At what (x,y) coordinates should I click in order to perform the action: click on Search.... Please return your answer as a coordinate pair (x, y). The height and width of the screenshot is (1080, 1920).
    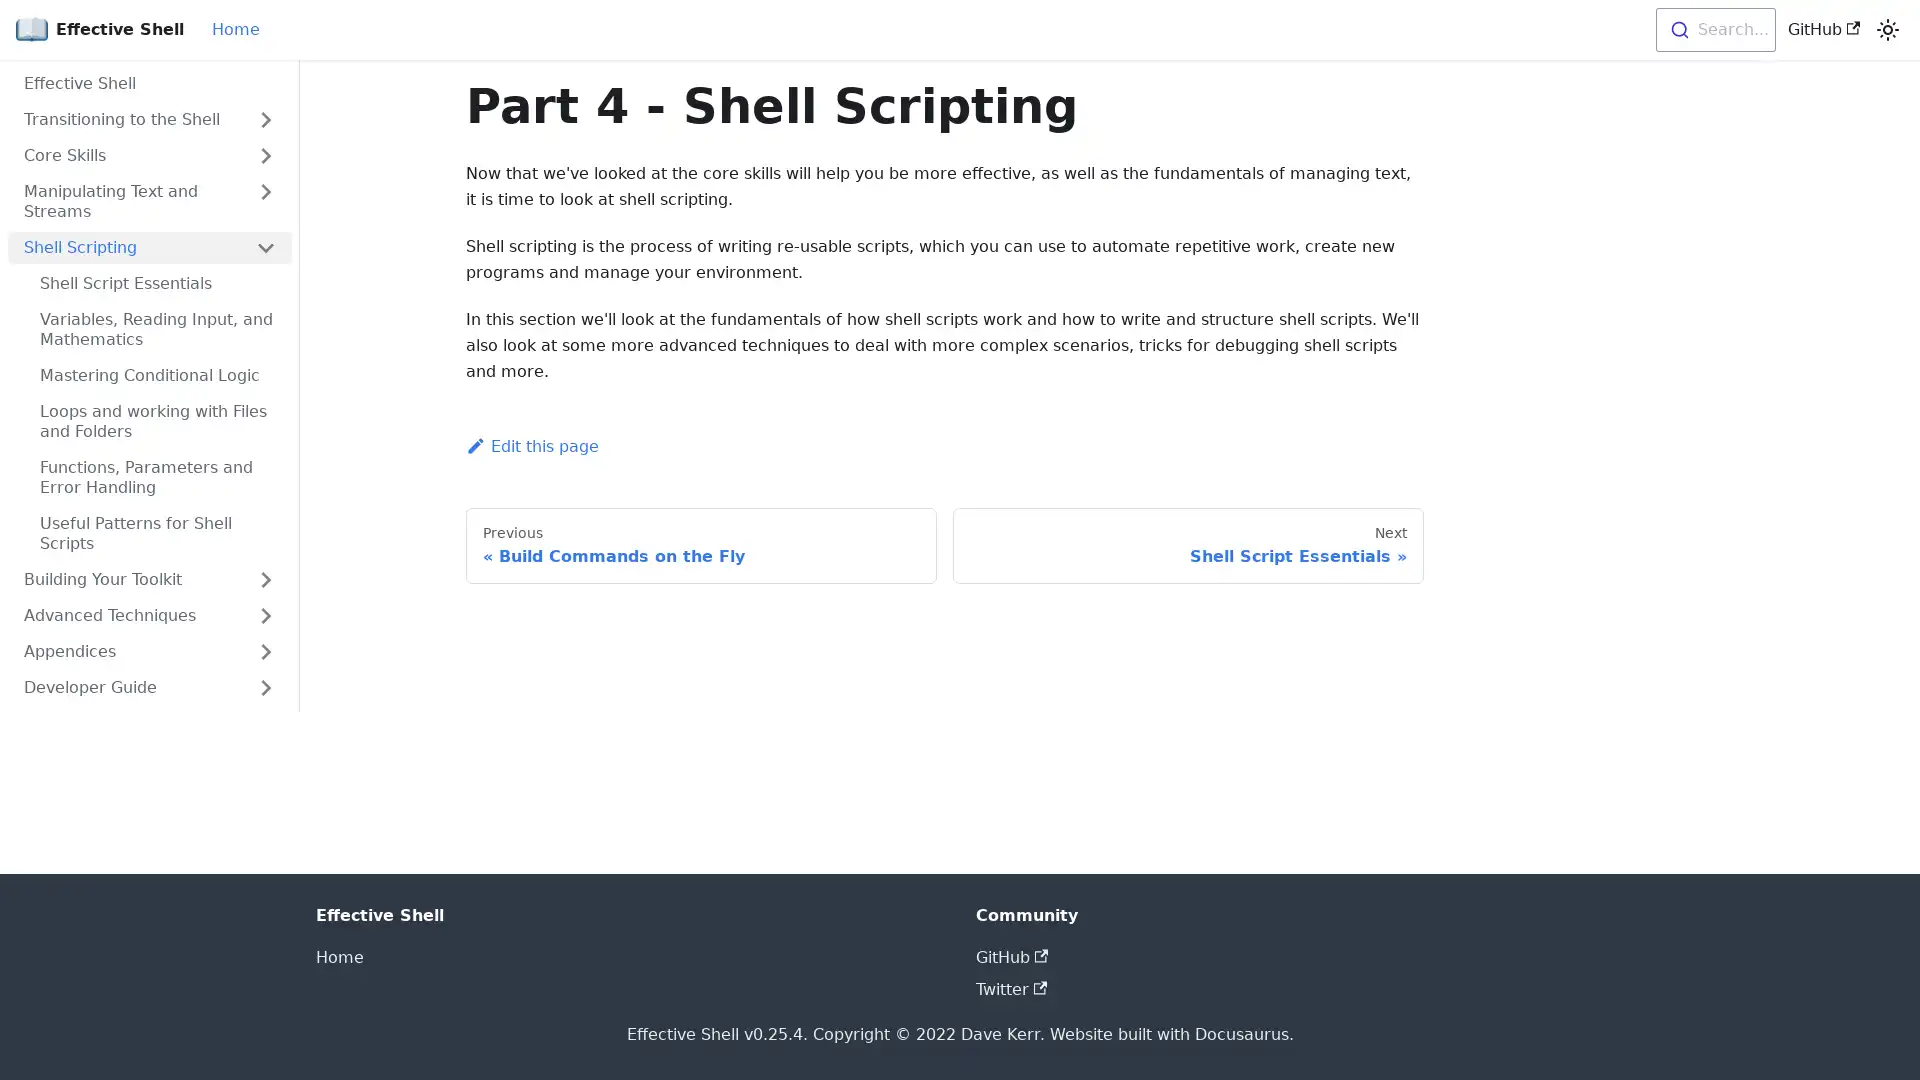
    Looking at the image, I should click on (1713, 30).